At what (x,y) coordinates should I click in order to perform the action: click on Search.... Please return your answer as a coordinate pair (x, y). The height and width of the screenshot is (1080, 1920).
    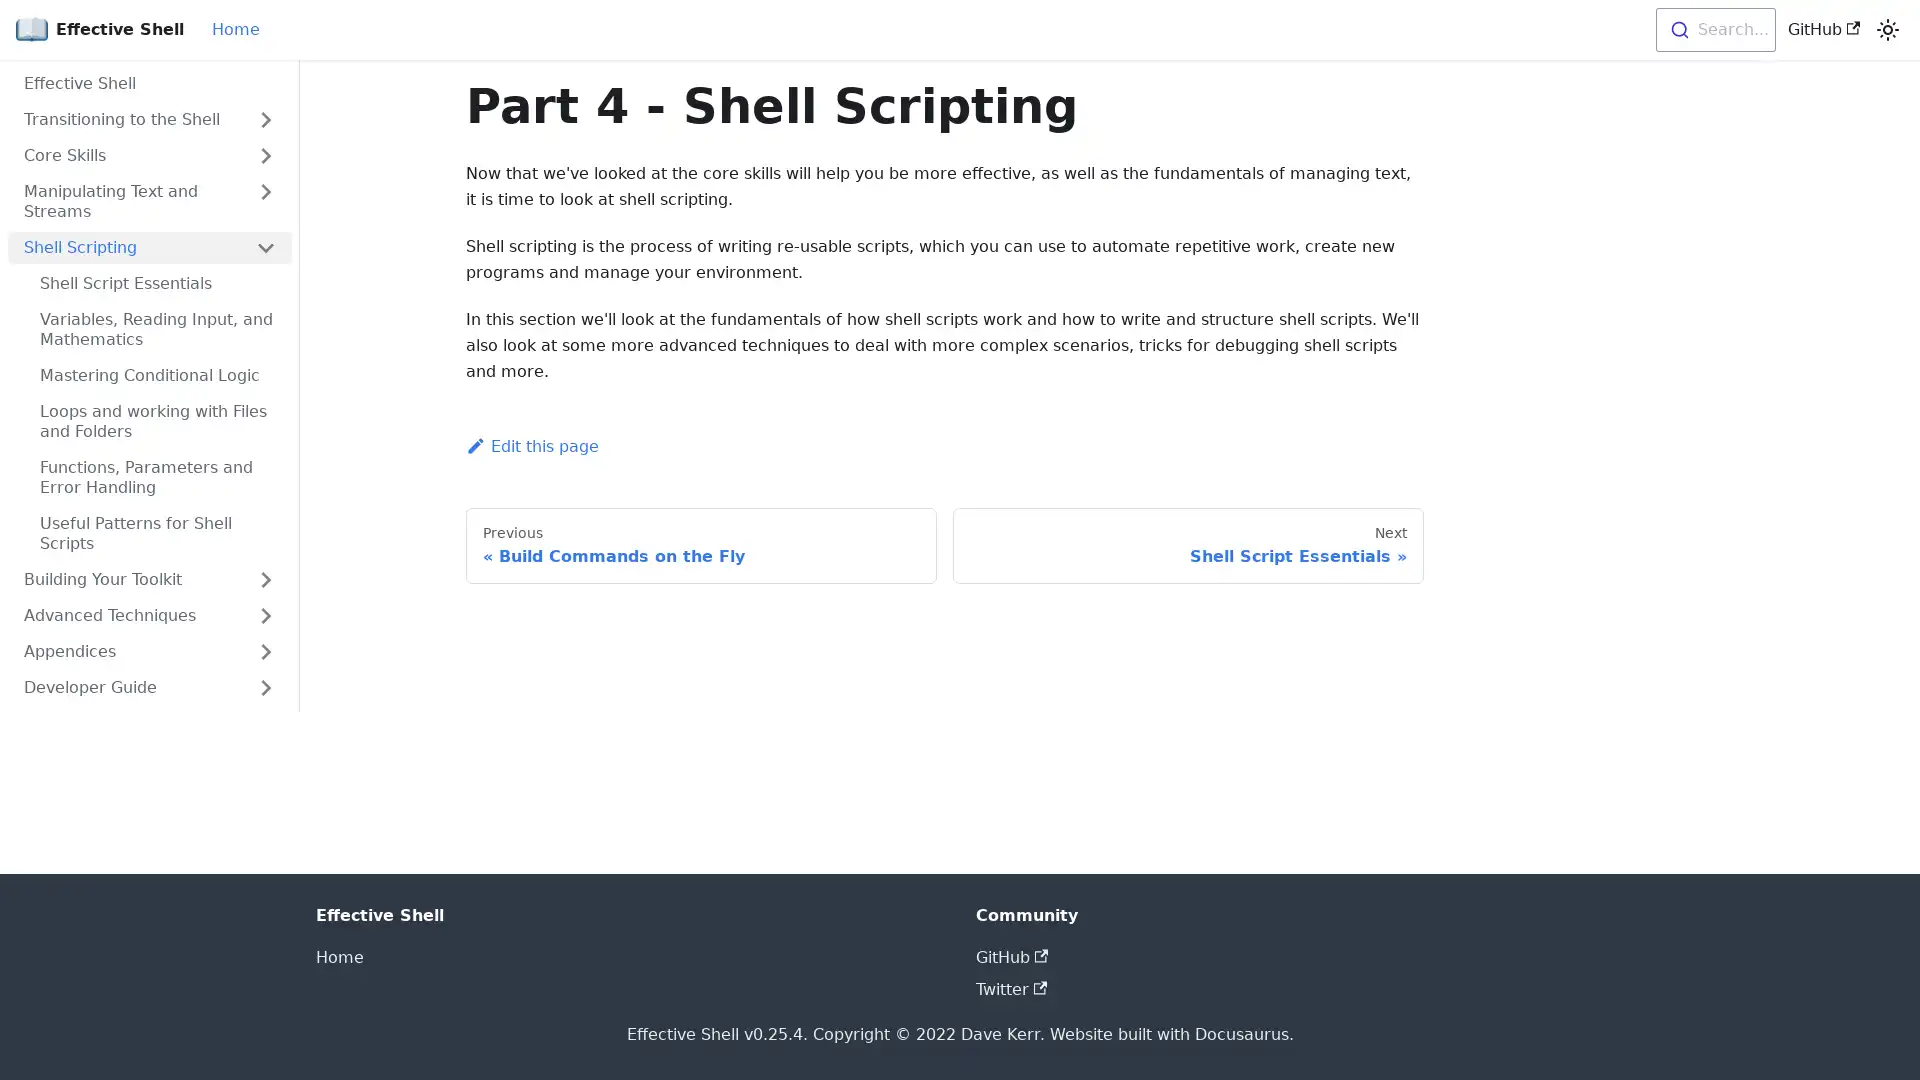
    Looking at the image, I should click on (1713, 30).